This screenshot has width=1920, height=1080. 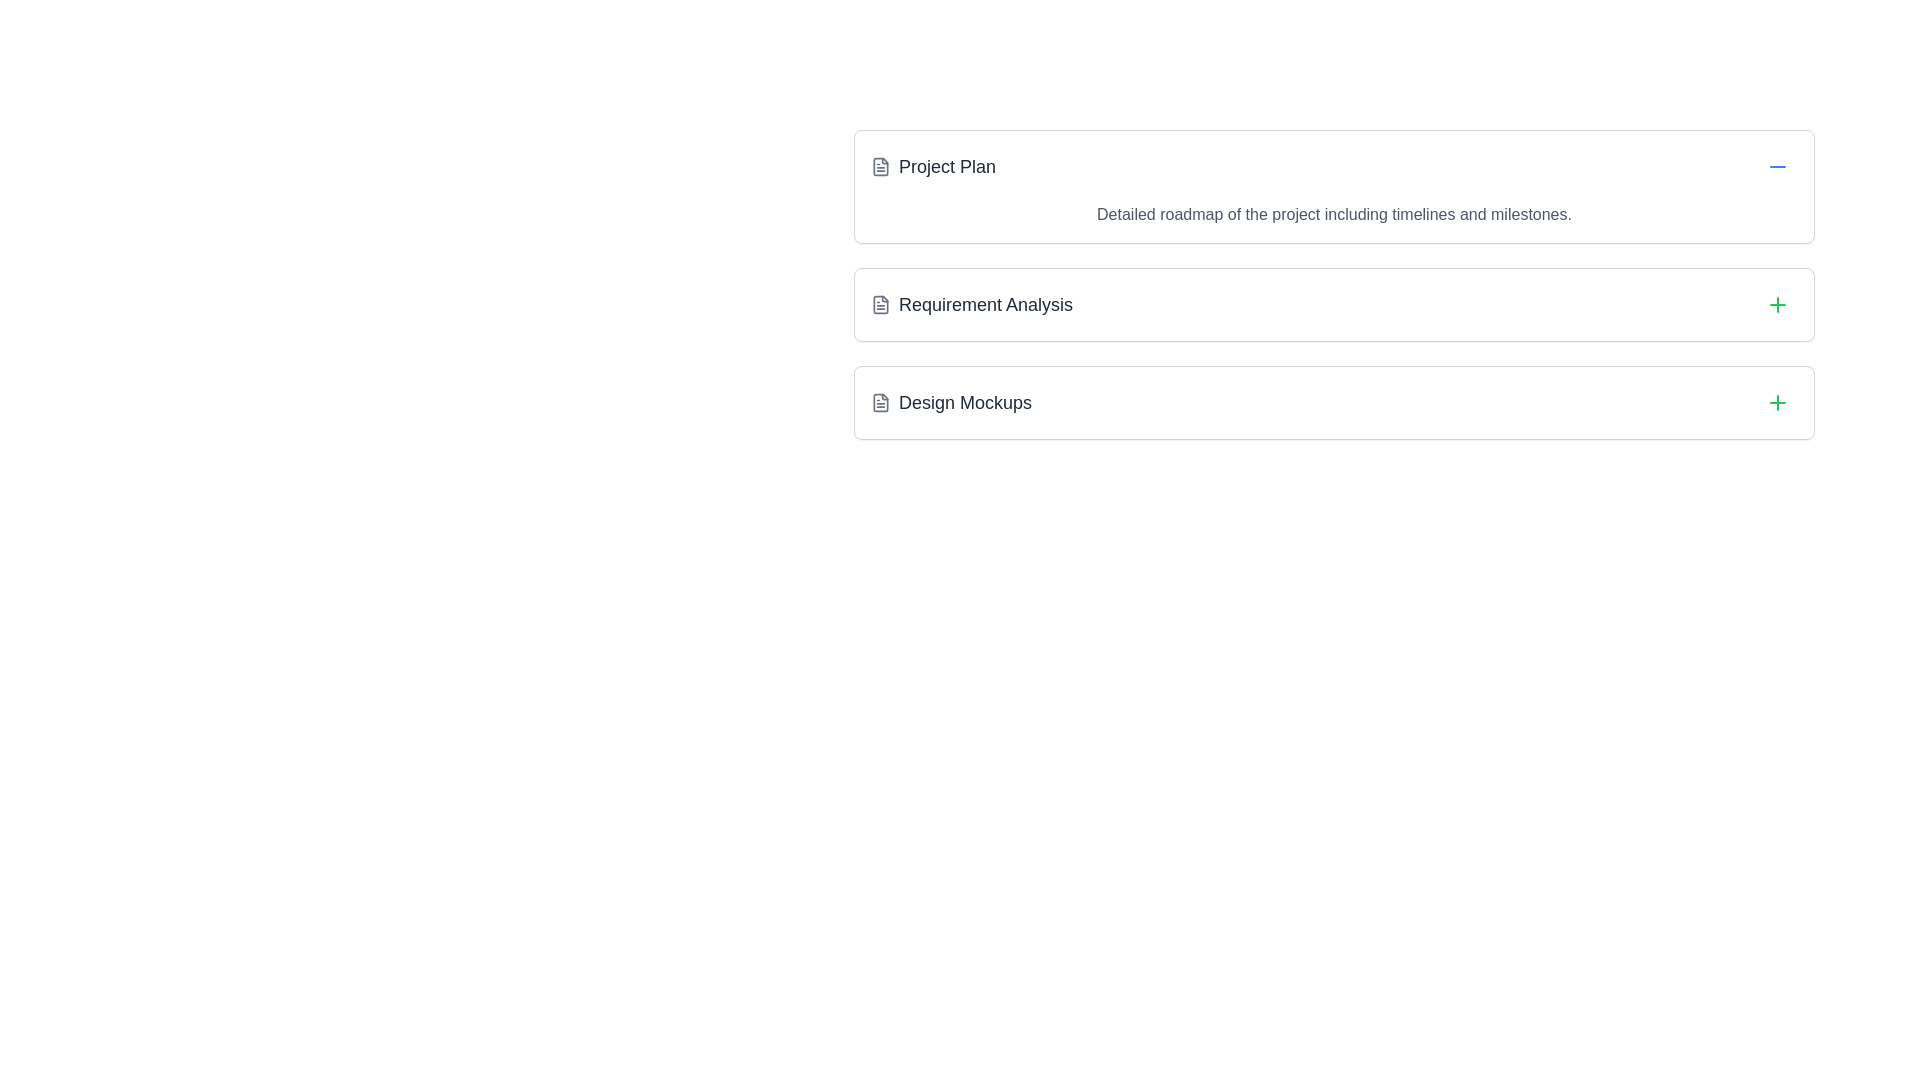 What do you see at coordinates (1777, 304) in the screenshot?
I see `the interactive button located to the right of the 'Design Mockups' section for visual feedback` at bounding box center [1777, 304].